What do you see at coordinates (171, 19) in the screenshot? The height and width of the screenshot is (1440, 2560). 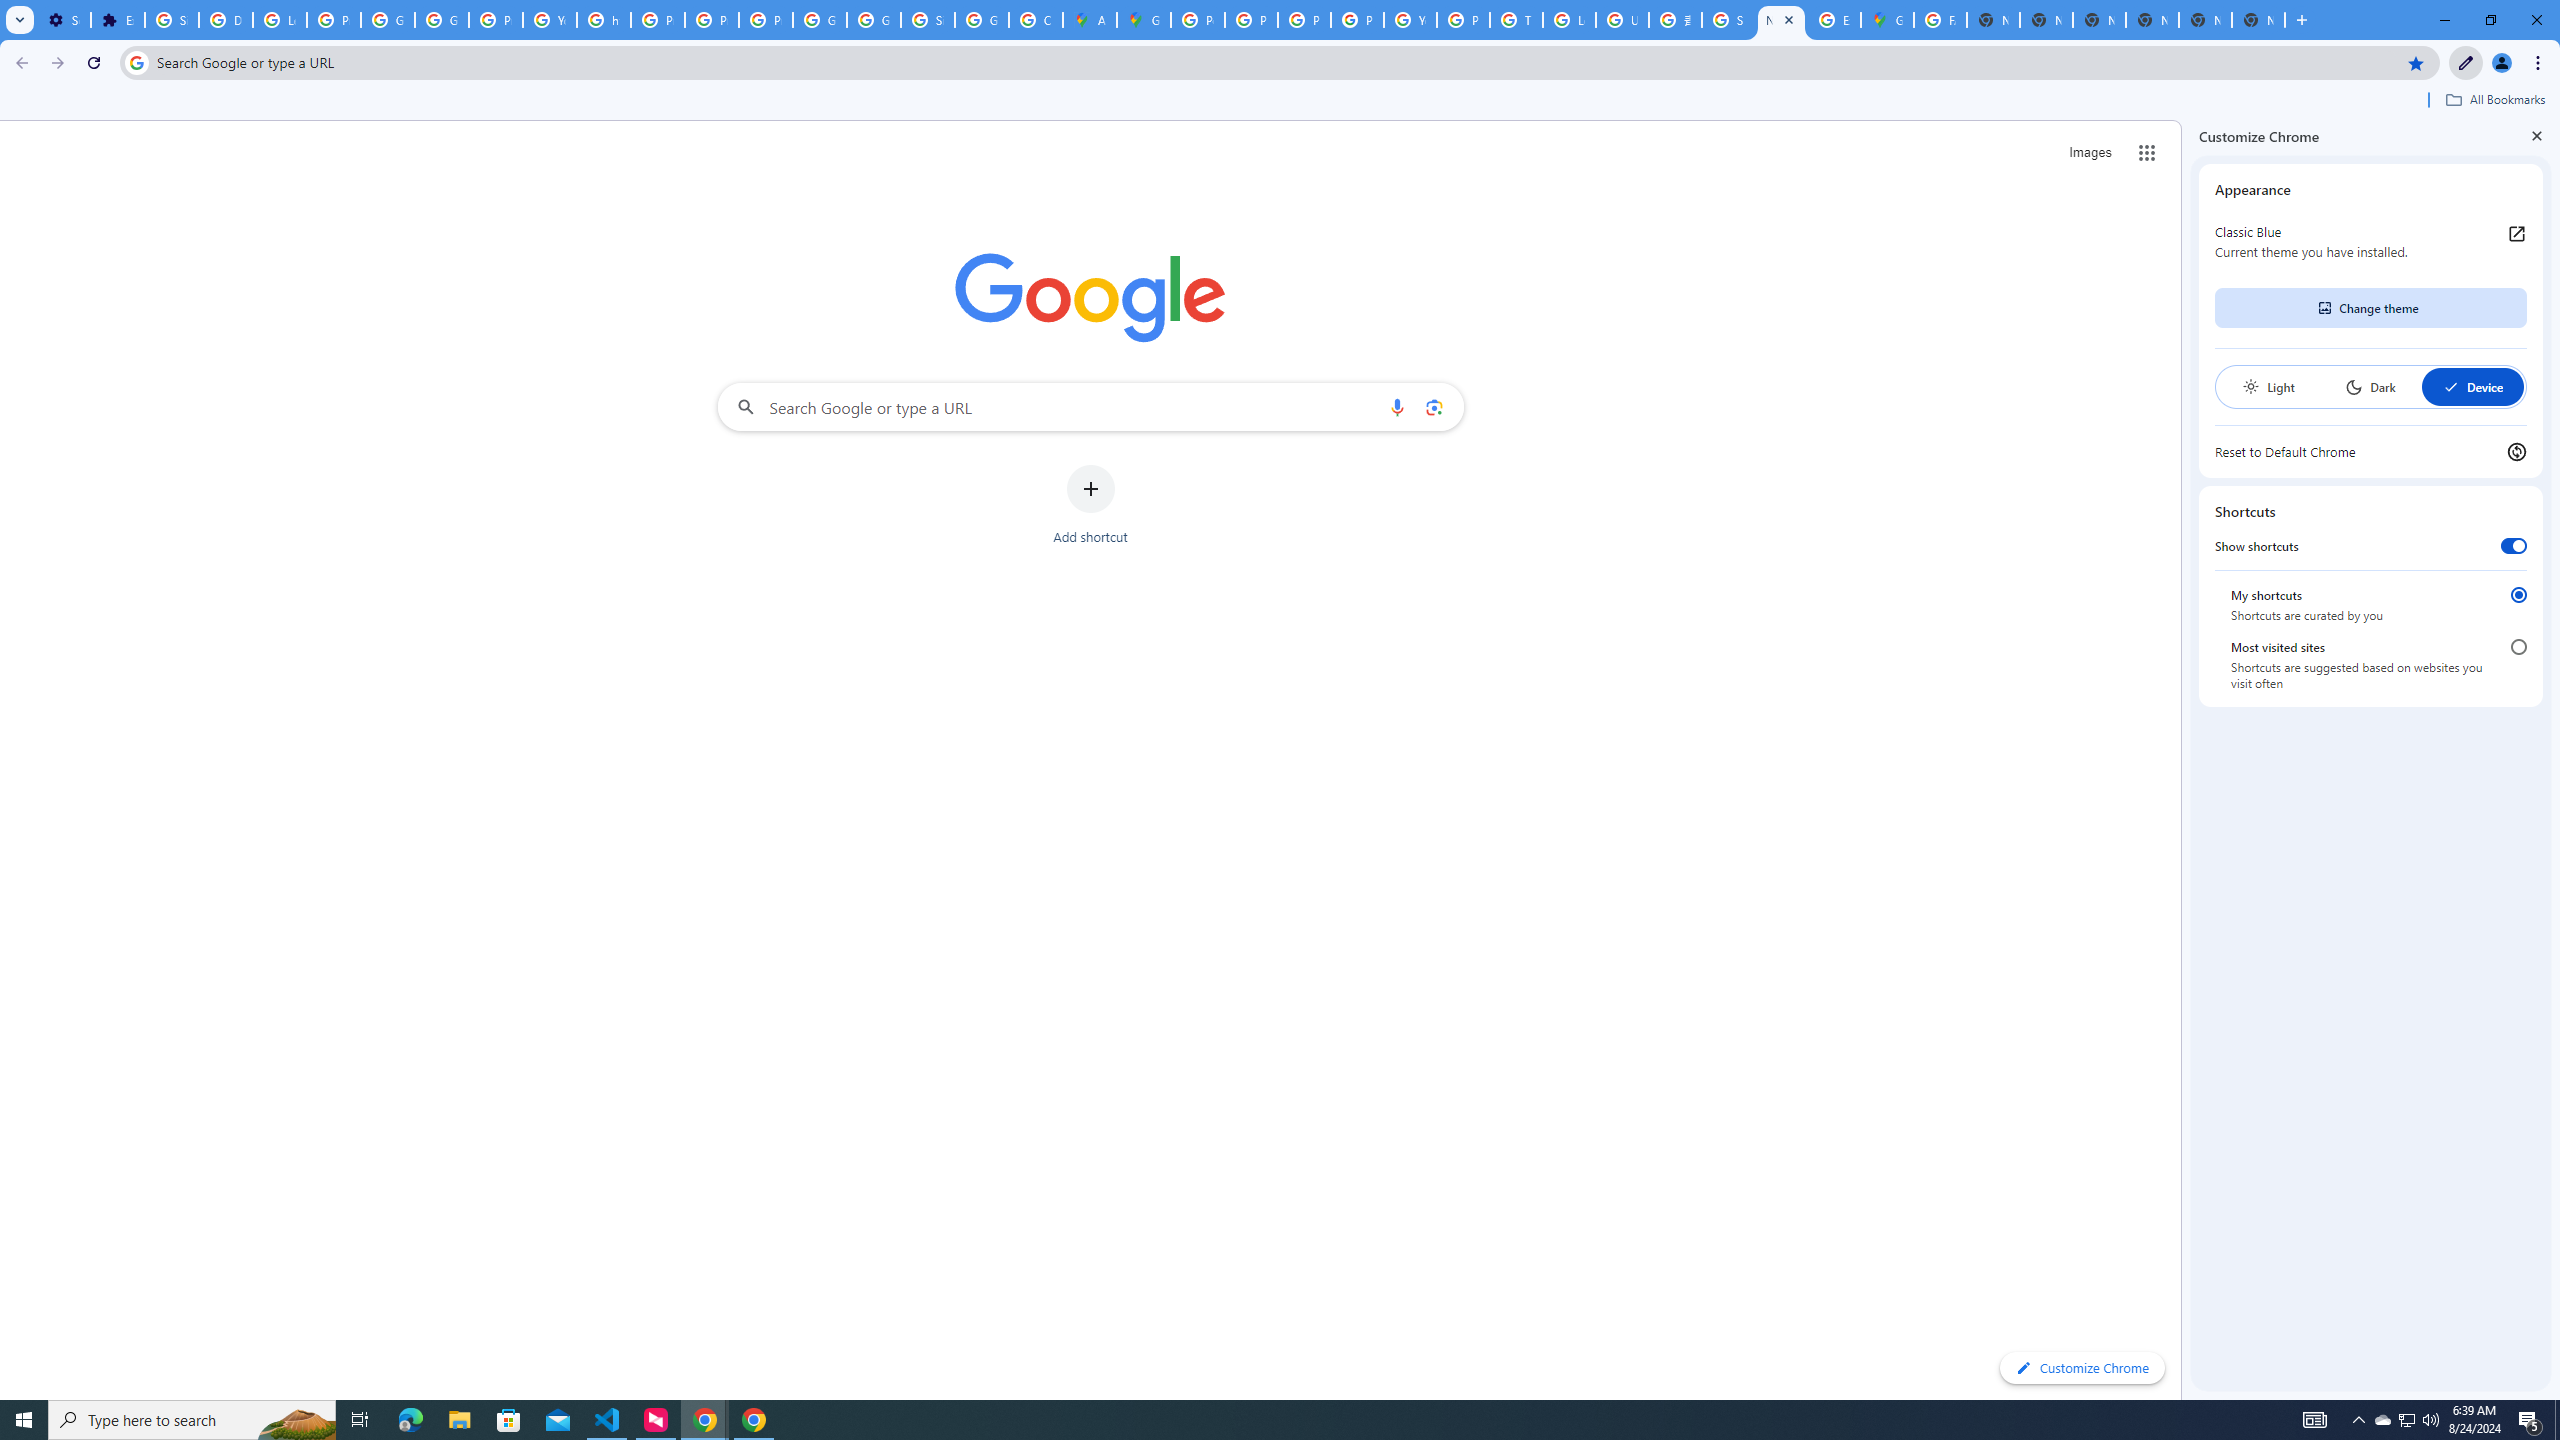 I see `'Sign in - Google Accounts'` at bounding box center [171, 19].